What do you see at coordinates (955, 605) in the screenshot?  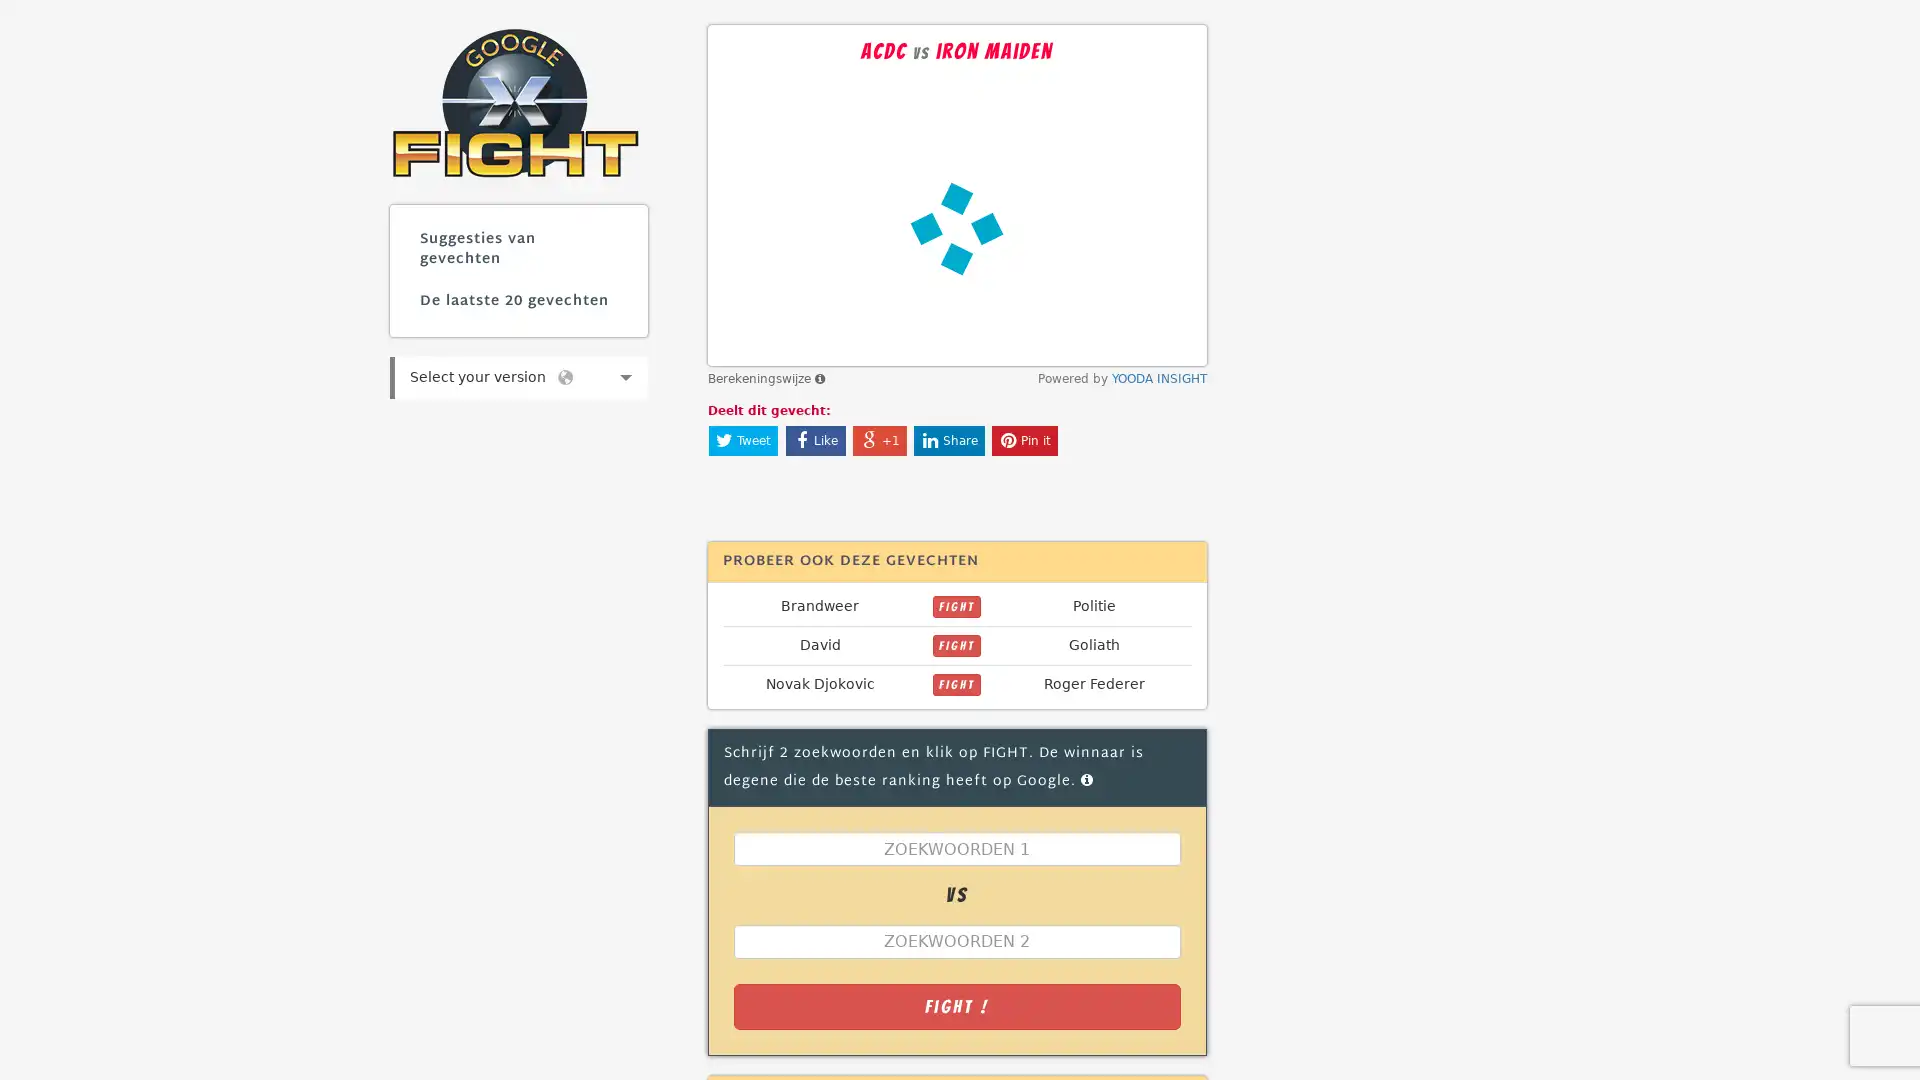 I see `FIGHT` at bounding box center [955, 605].